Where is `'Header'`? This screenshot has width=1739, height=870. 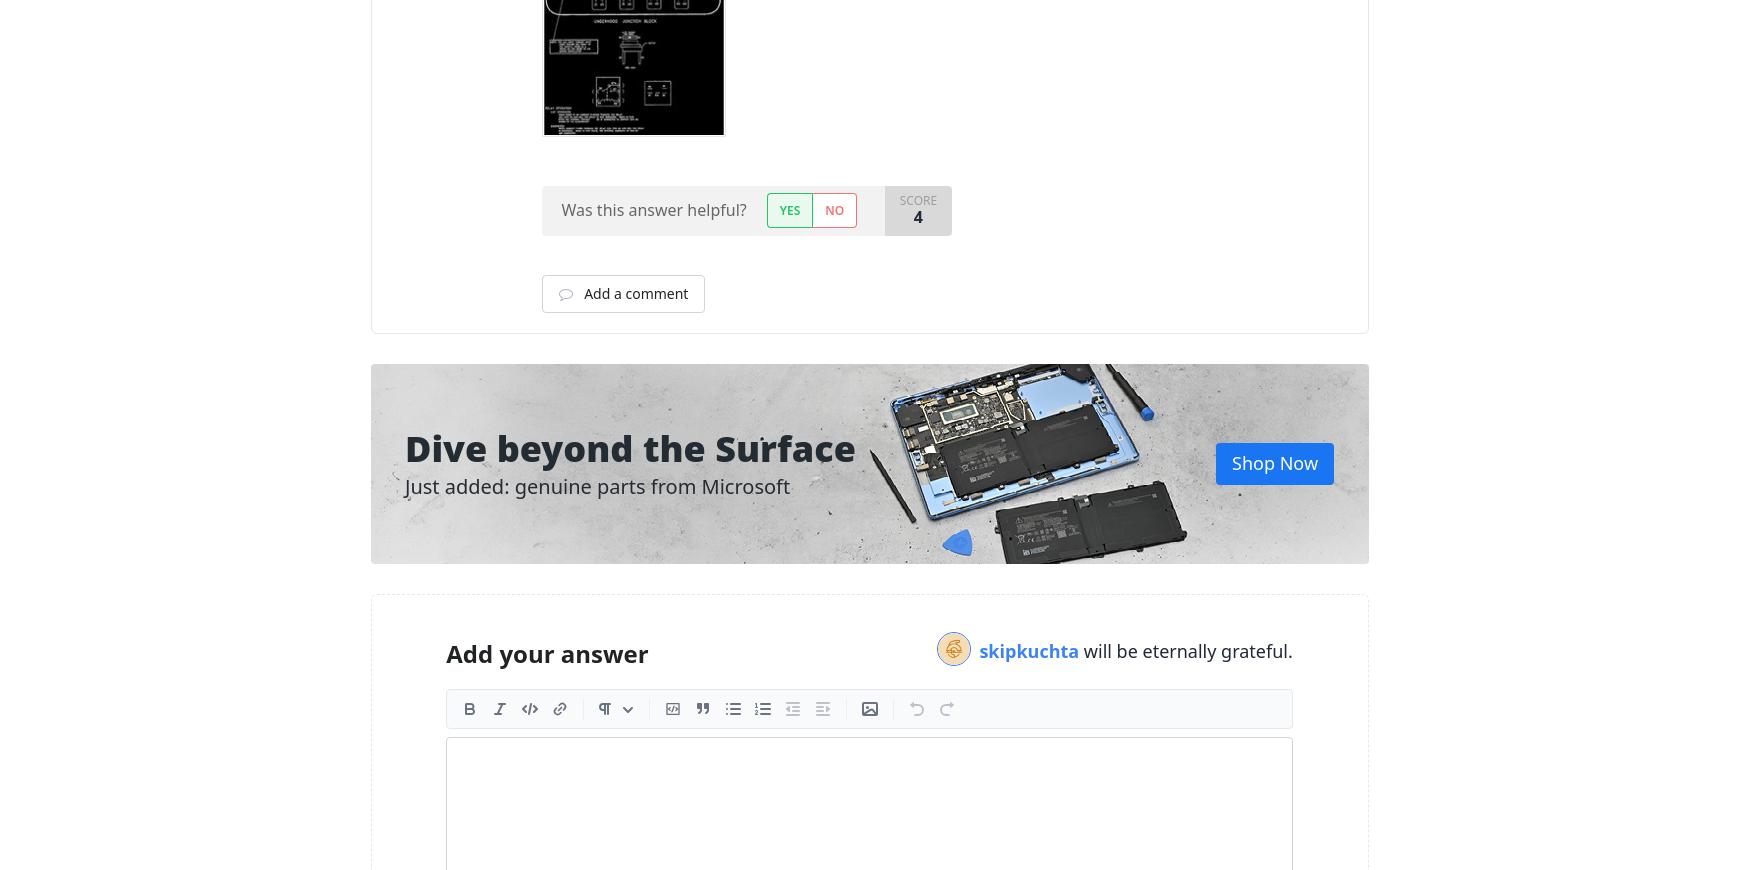
'Header' is located at coordinates (477, 728).